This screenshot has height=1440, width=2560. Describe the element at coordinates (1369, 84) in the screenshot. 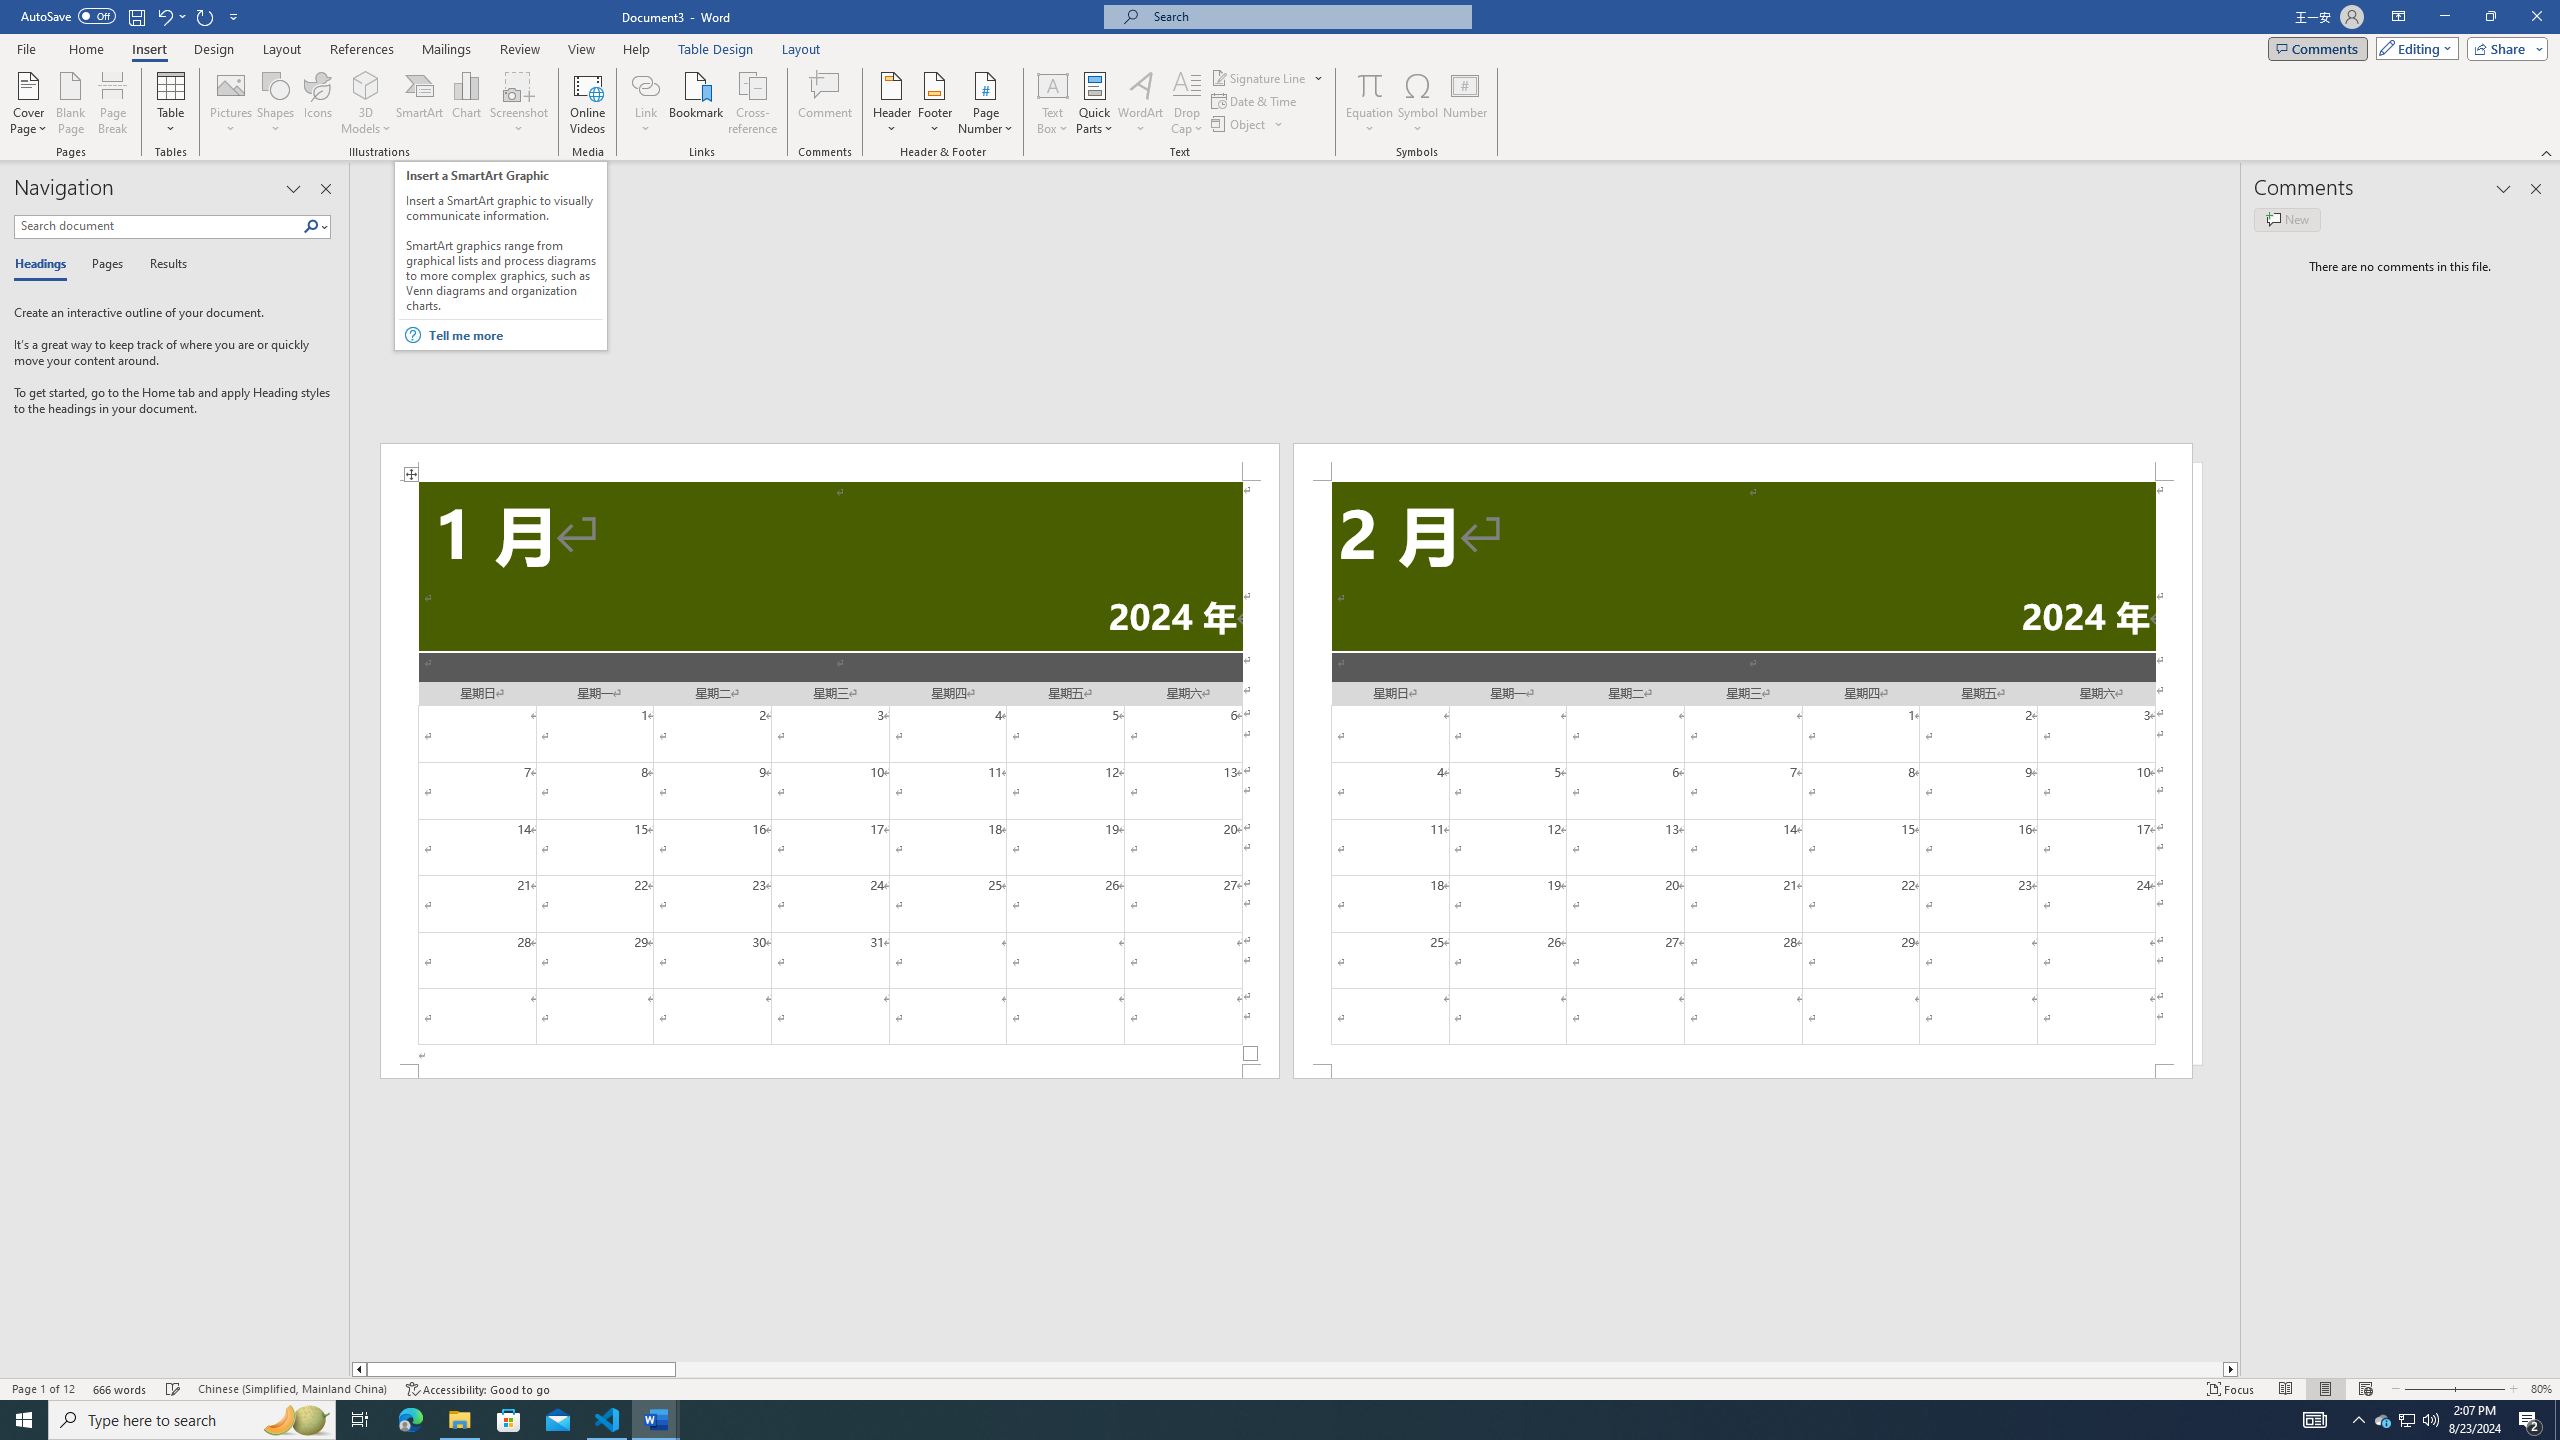

I see `'Equation'` at that location.